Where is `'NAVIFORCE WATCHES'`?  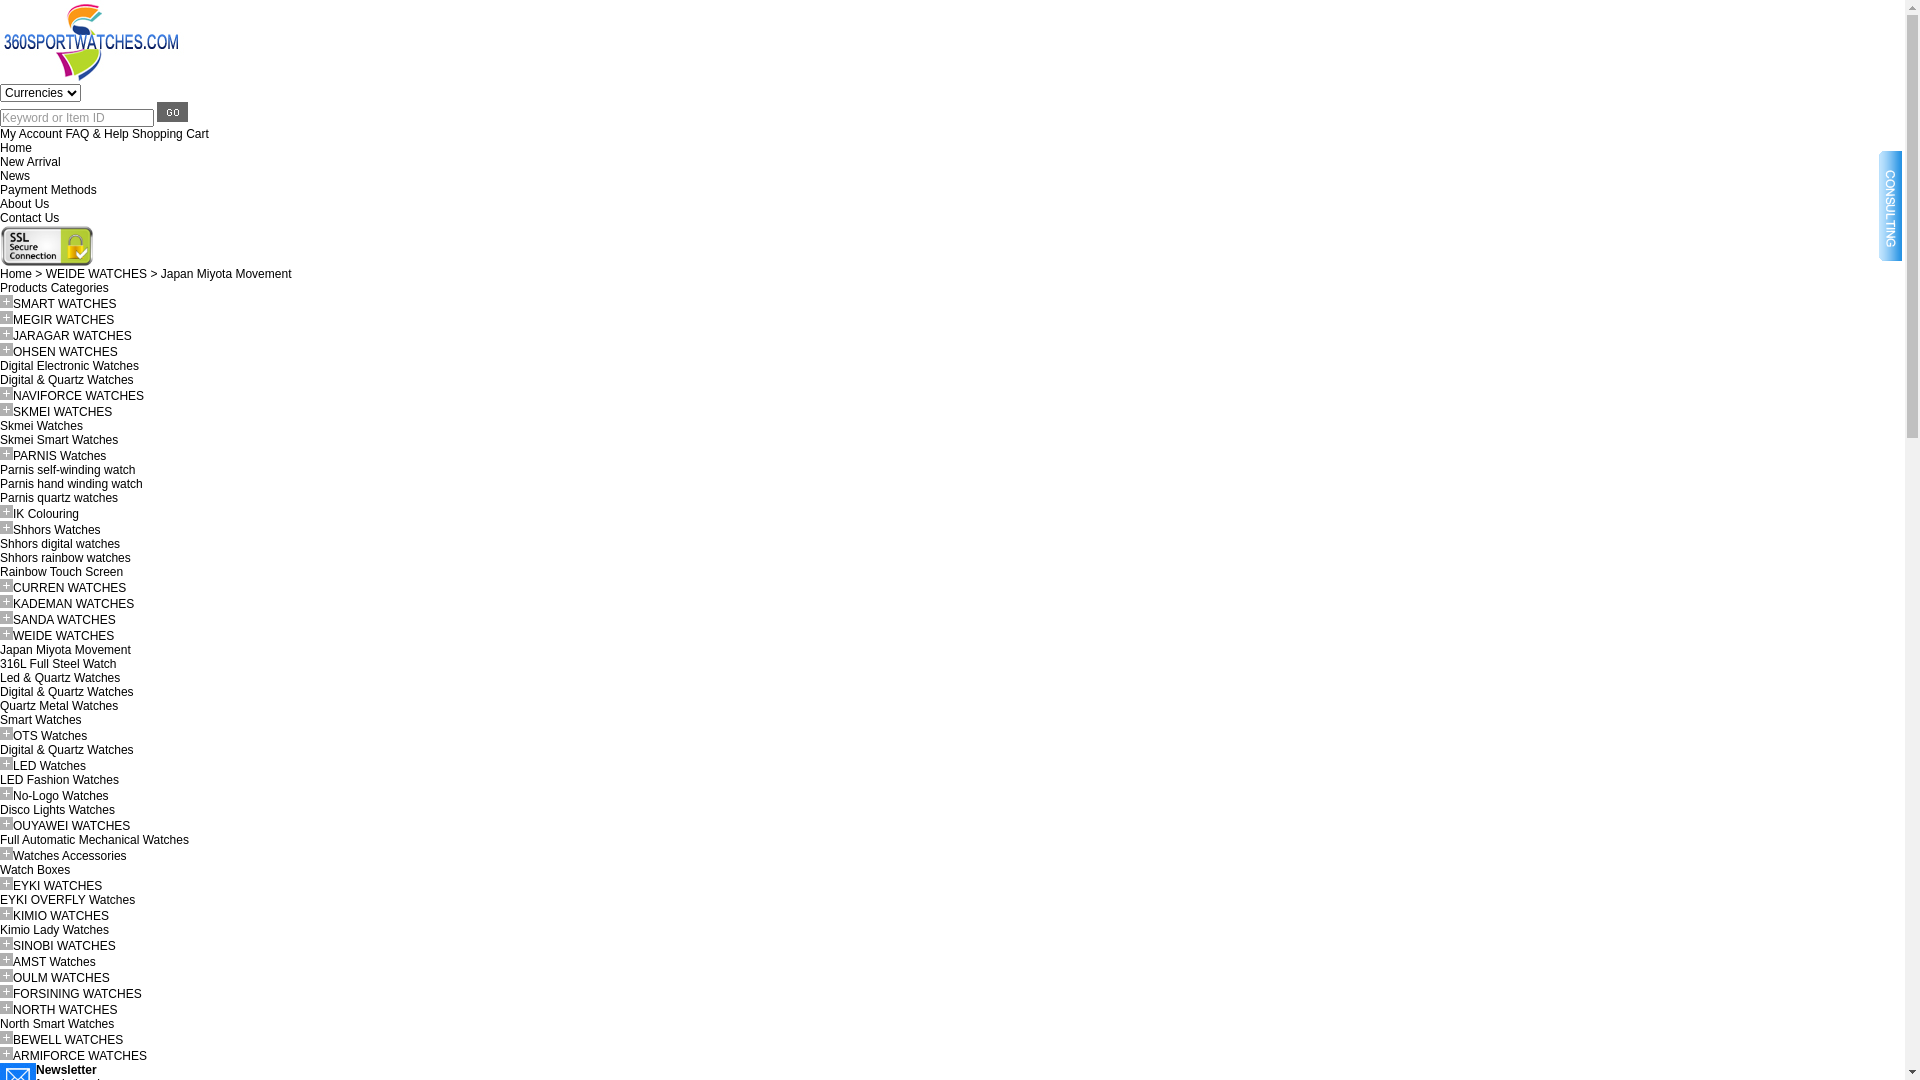
'NAVIFORCE WATCHES' is located at coordinates (78, 396).